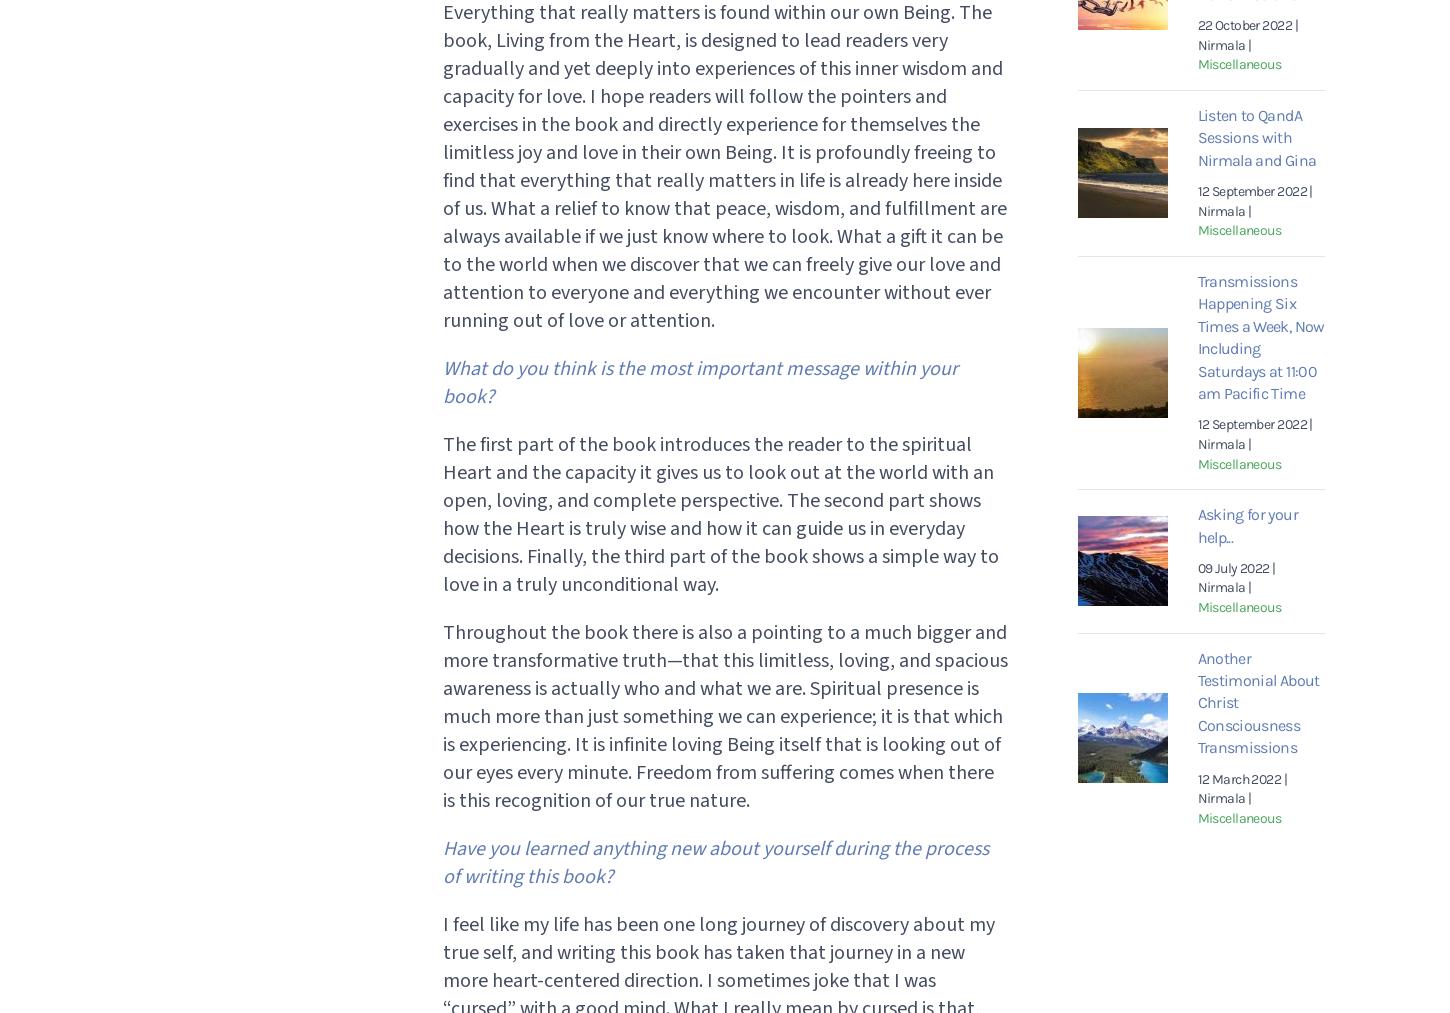 The height and width of the screenshot is (1013, 1450). What do you see at coordinates (1195, 137) in the screenshot?
I see `'Listen to QandA Sessions with Nirmala and Gina'` at bounding box center [1195, 137].